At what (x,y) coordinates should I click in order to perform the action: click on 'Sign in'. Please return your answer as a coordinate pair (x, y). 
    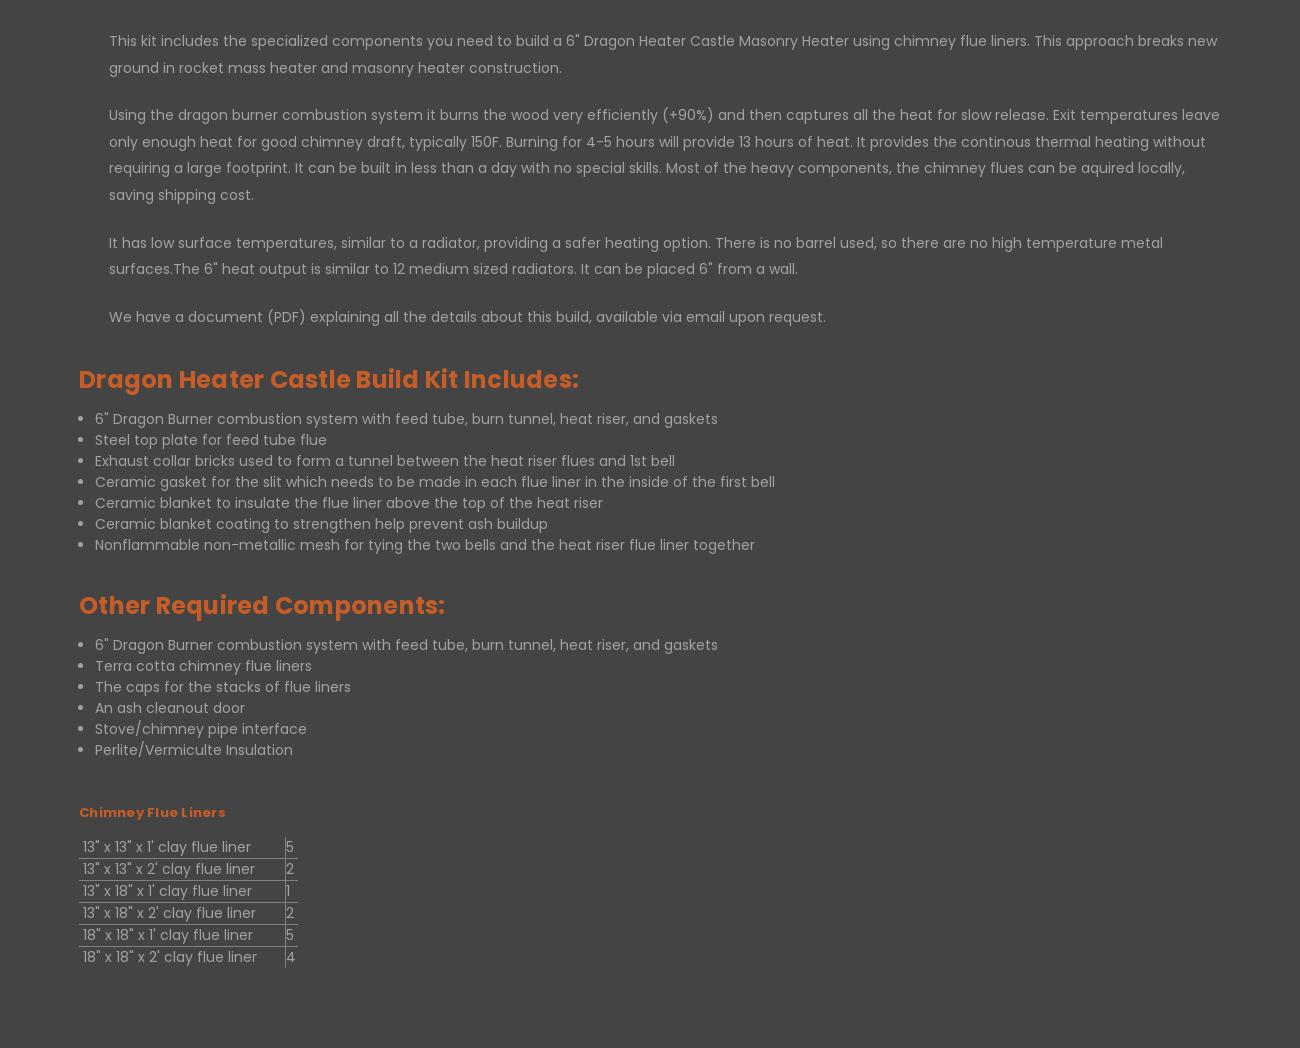
    Looking at the image, I should click on (88, 579).